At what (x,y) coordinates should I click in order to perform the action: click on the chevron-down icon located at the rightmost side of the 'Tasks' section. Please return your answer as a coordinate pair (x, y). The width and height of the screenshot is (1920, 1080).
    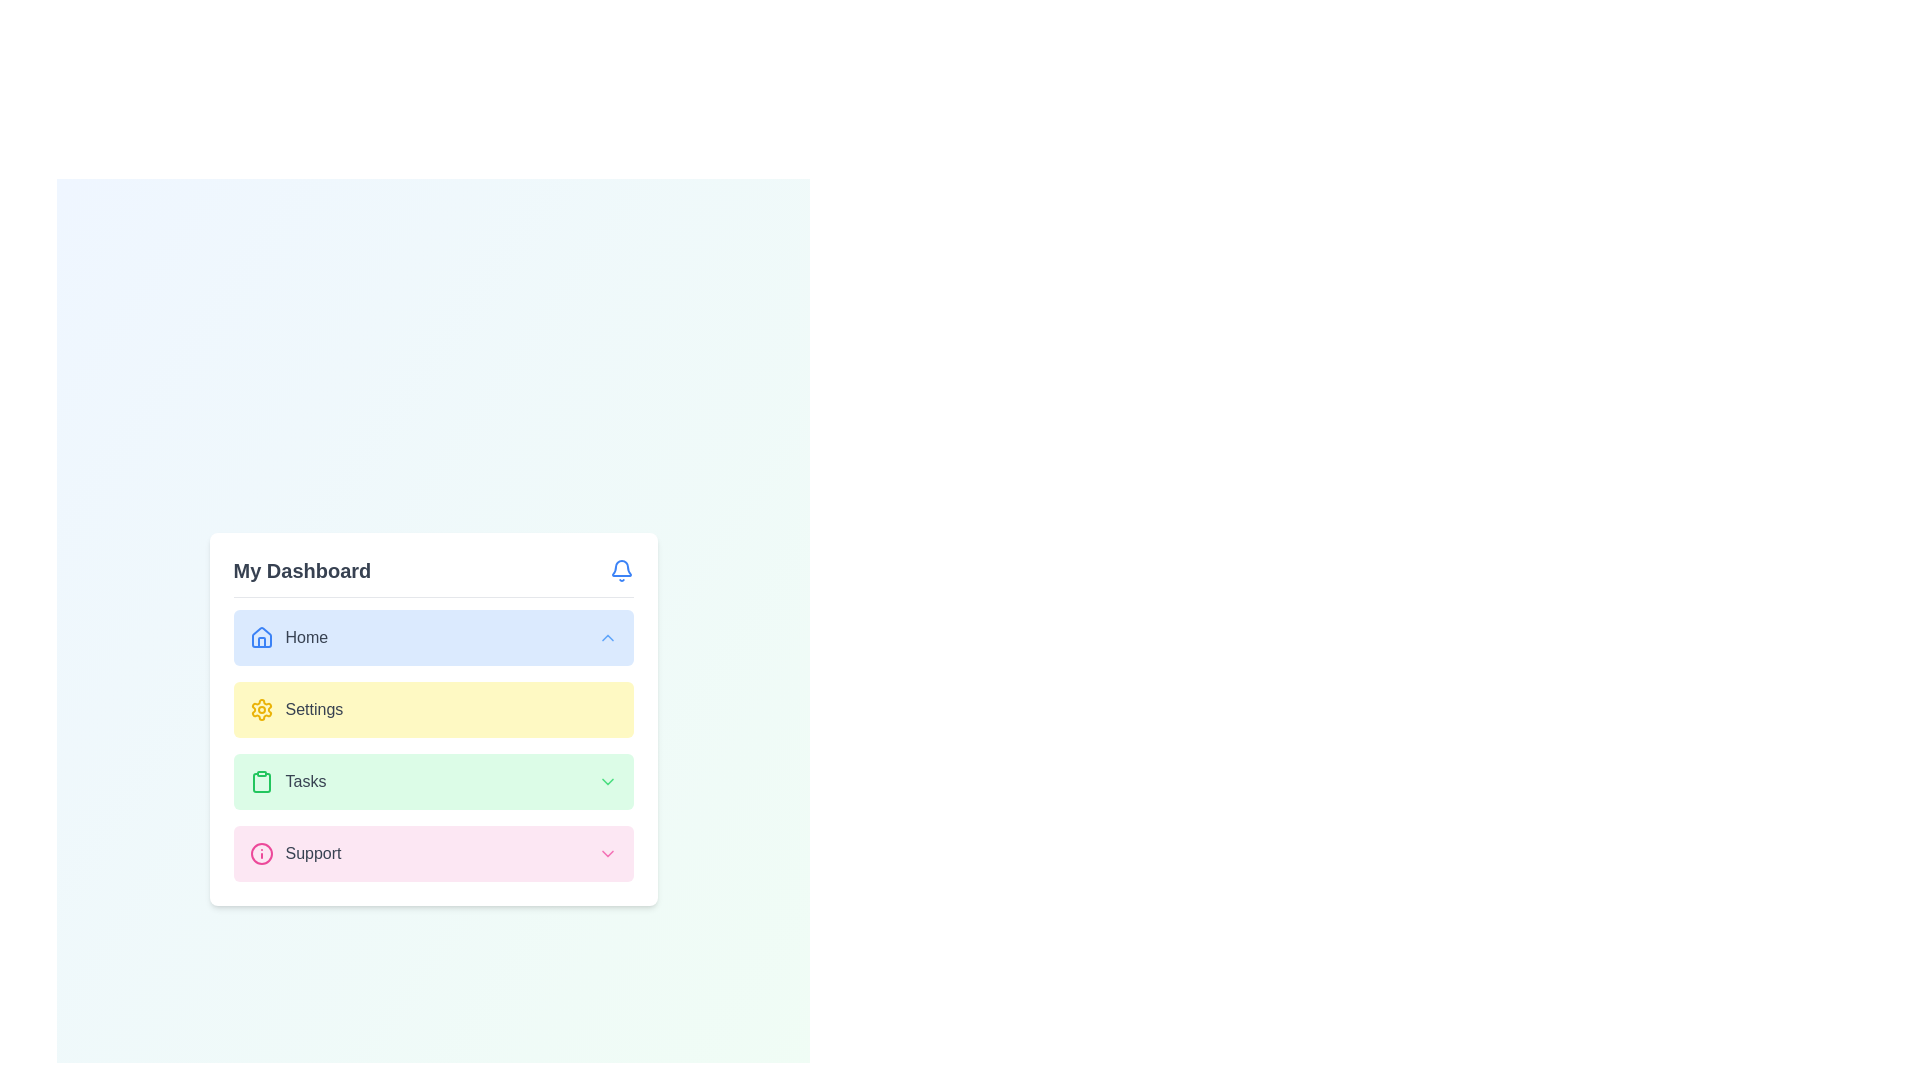
    Looking at the image, I should click on (606, 780).